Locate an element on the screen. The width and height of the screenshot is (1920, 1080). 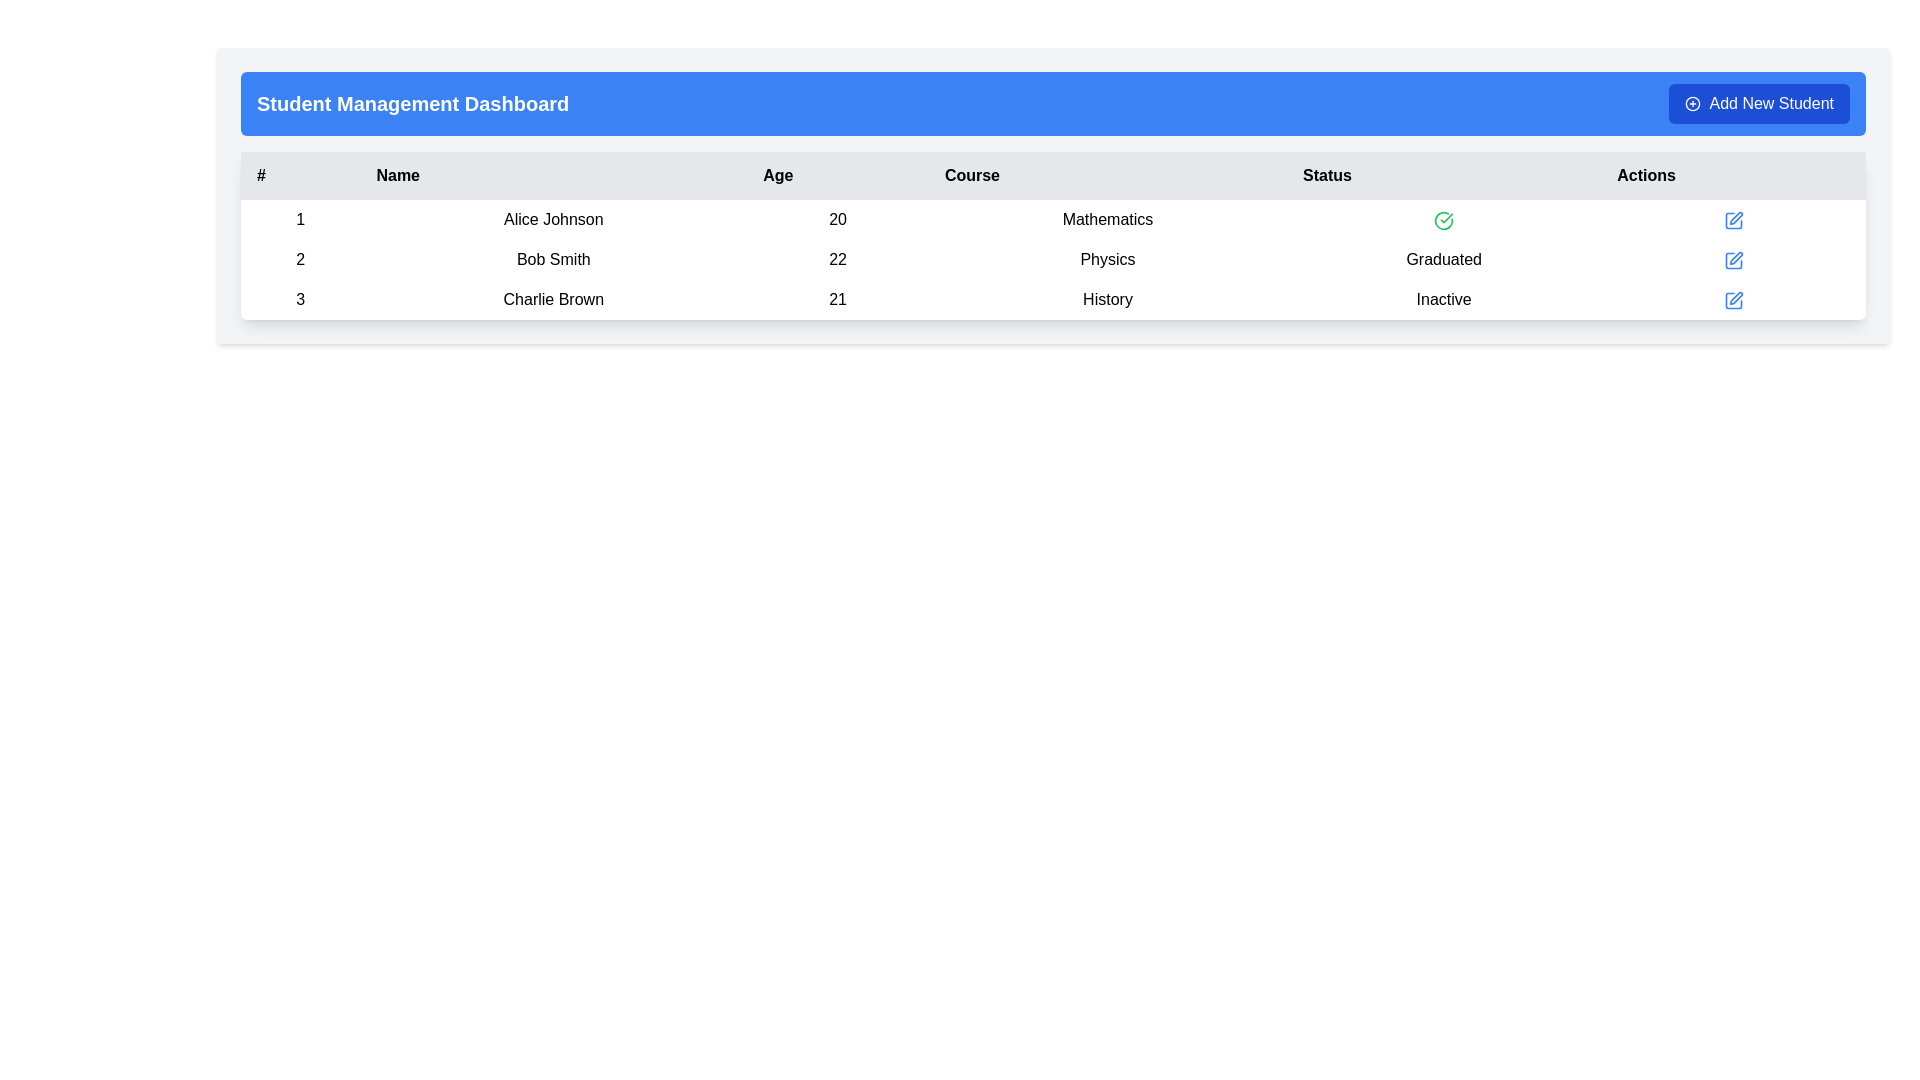
the edit button located in the 'Actions' column for the row corresponding to user 'Bob Smith' is located at coordinates (1731, 258).